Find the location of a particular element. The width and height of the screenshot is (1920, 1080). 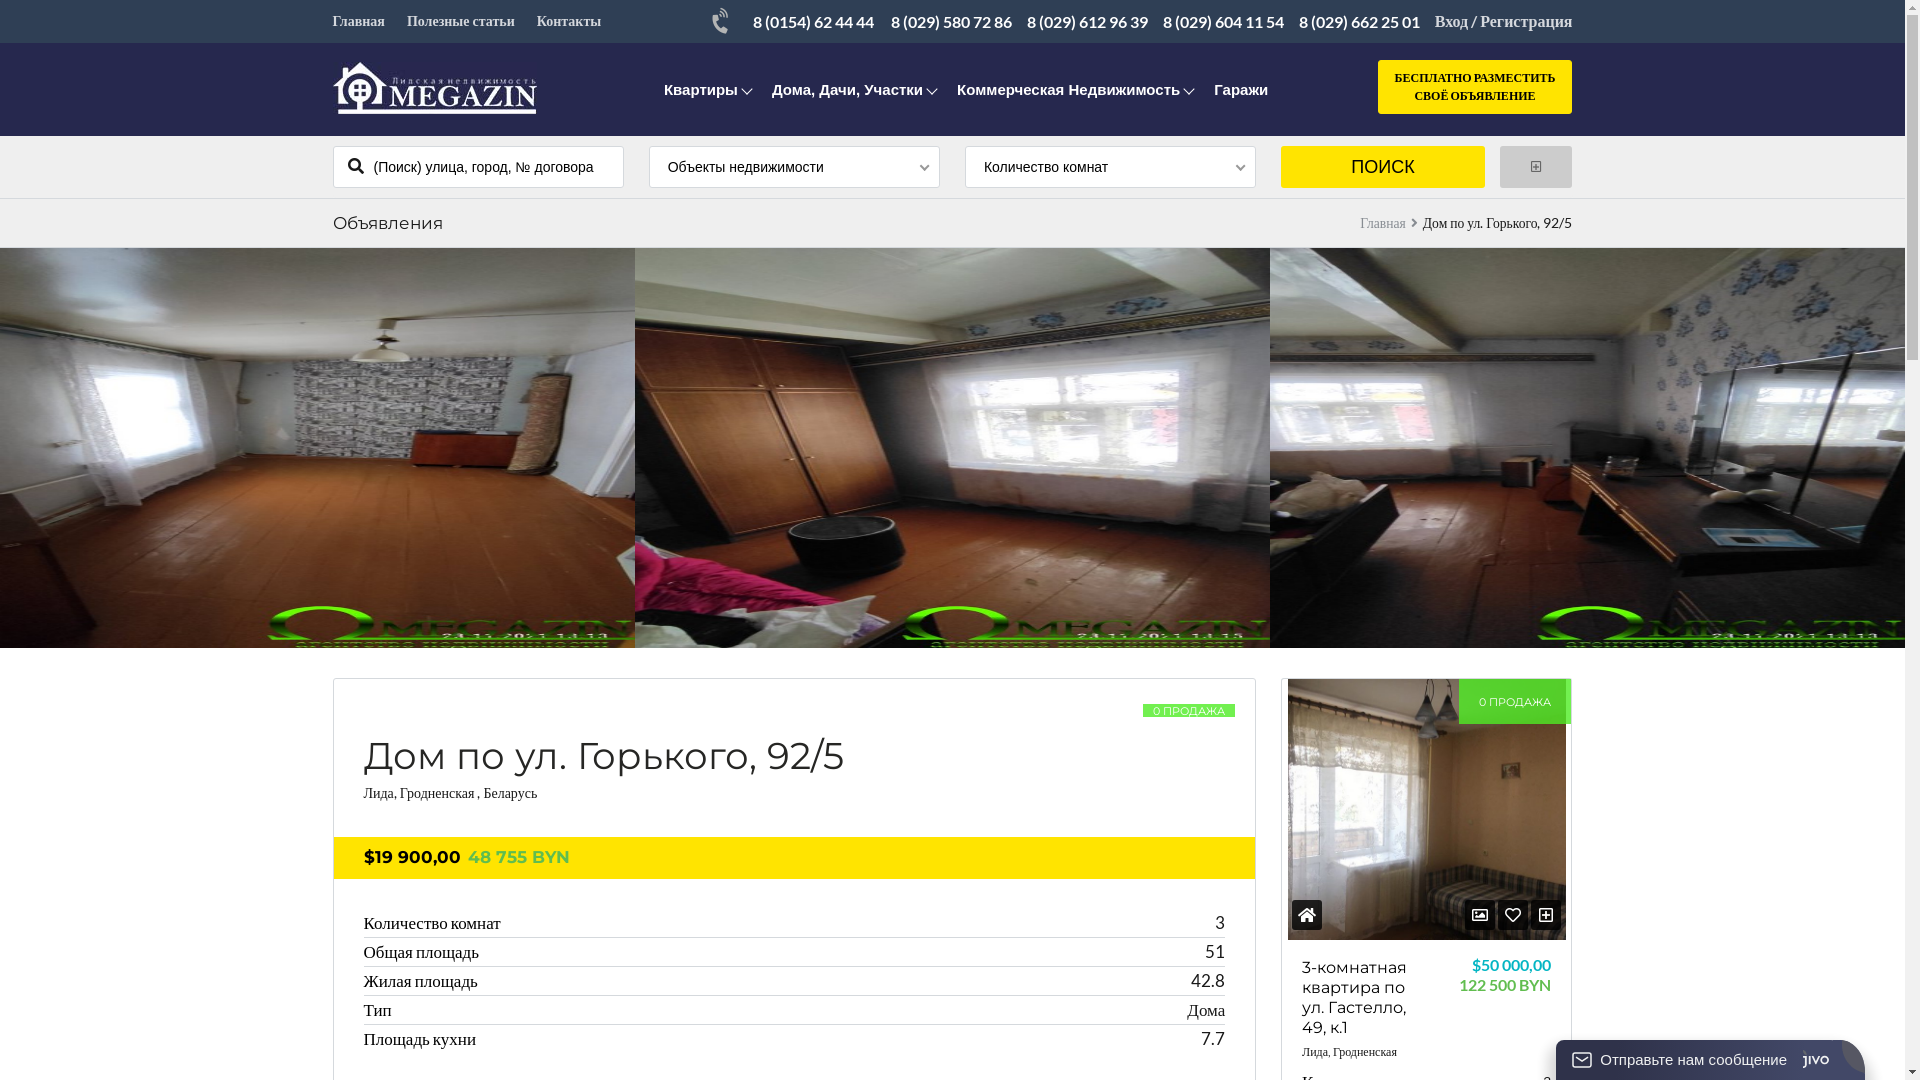

'<i class="fa fa-heart-o"></i>' is located at coordinates (1512, 914).